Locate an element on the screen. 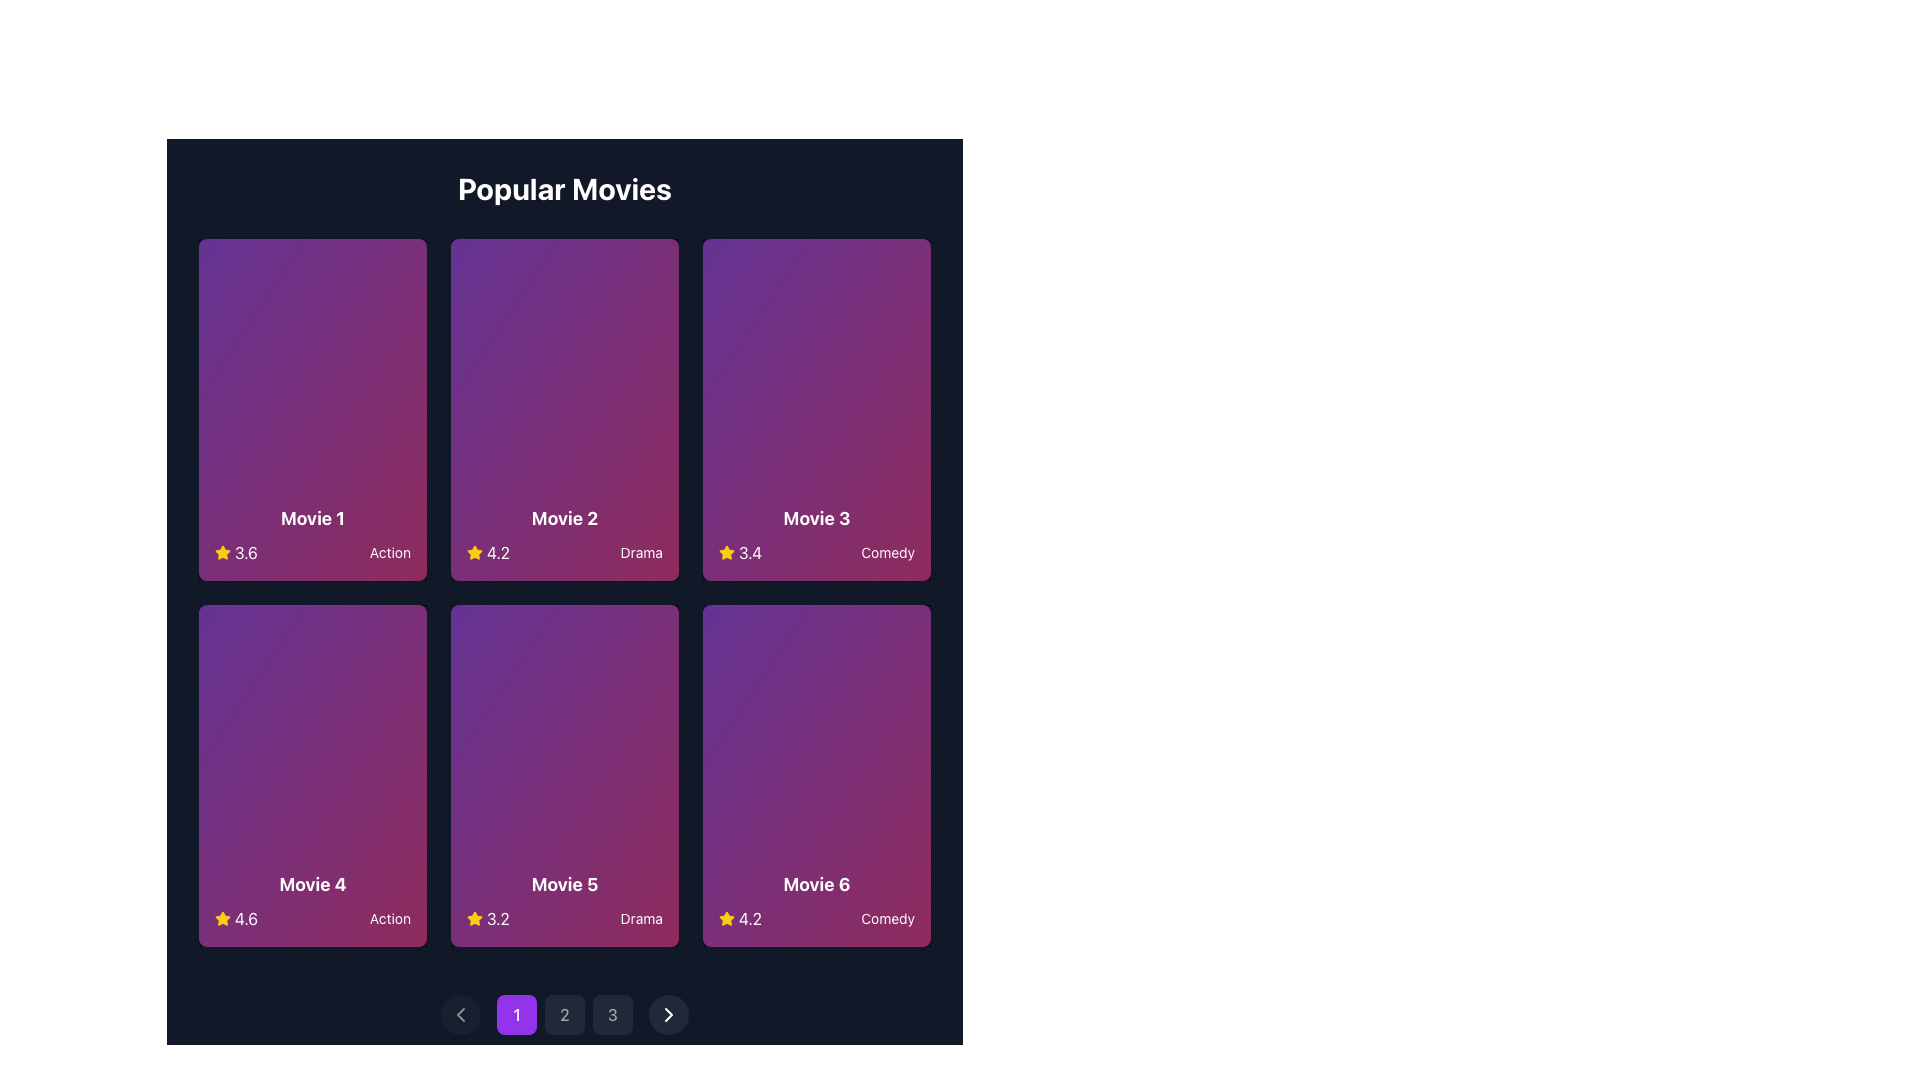 Image resolution: width=1920 pixels, height=1080 pixels. the backward navigation button located in the bottom navigation area to the left of the active page indicator button showing '1' is located at coordinates (459, 1014).